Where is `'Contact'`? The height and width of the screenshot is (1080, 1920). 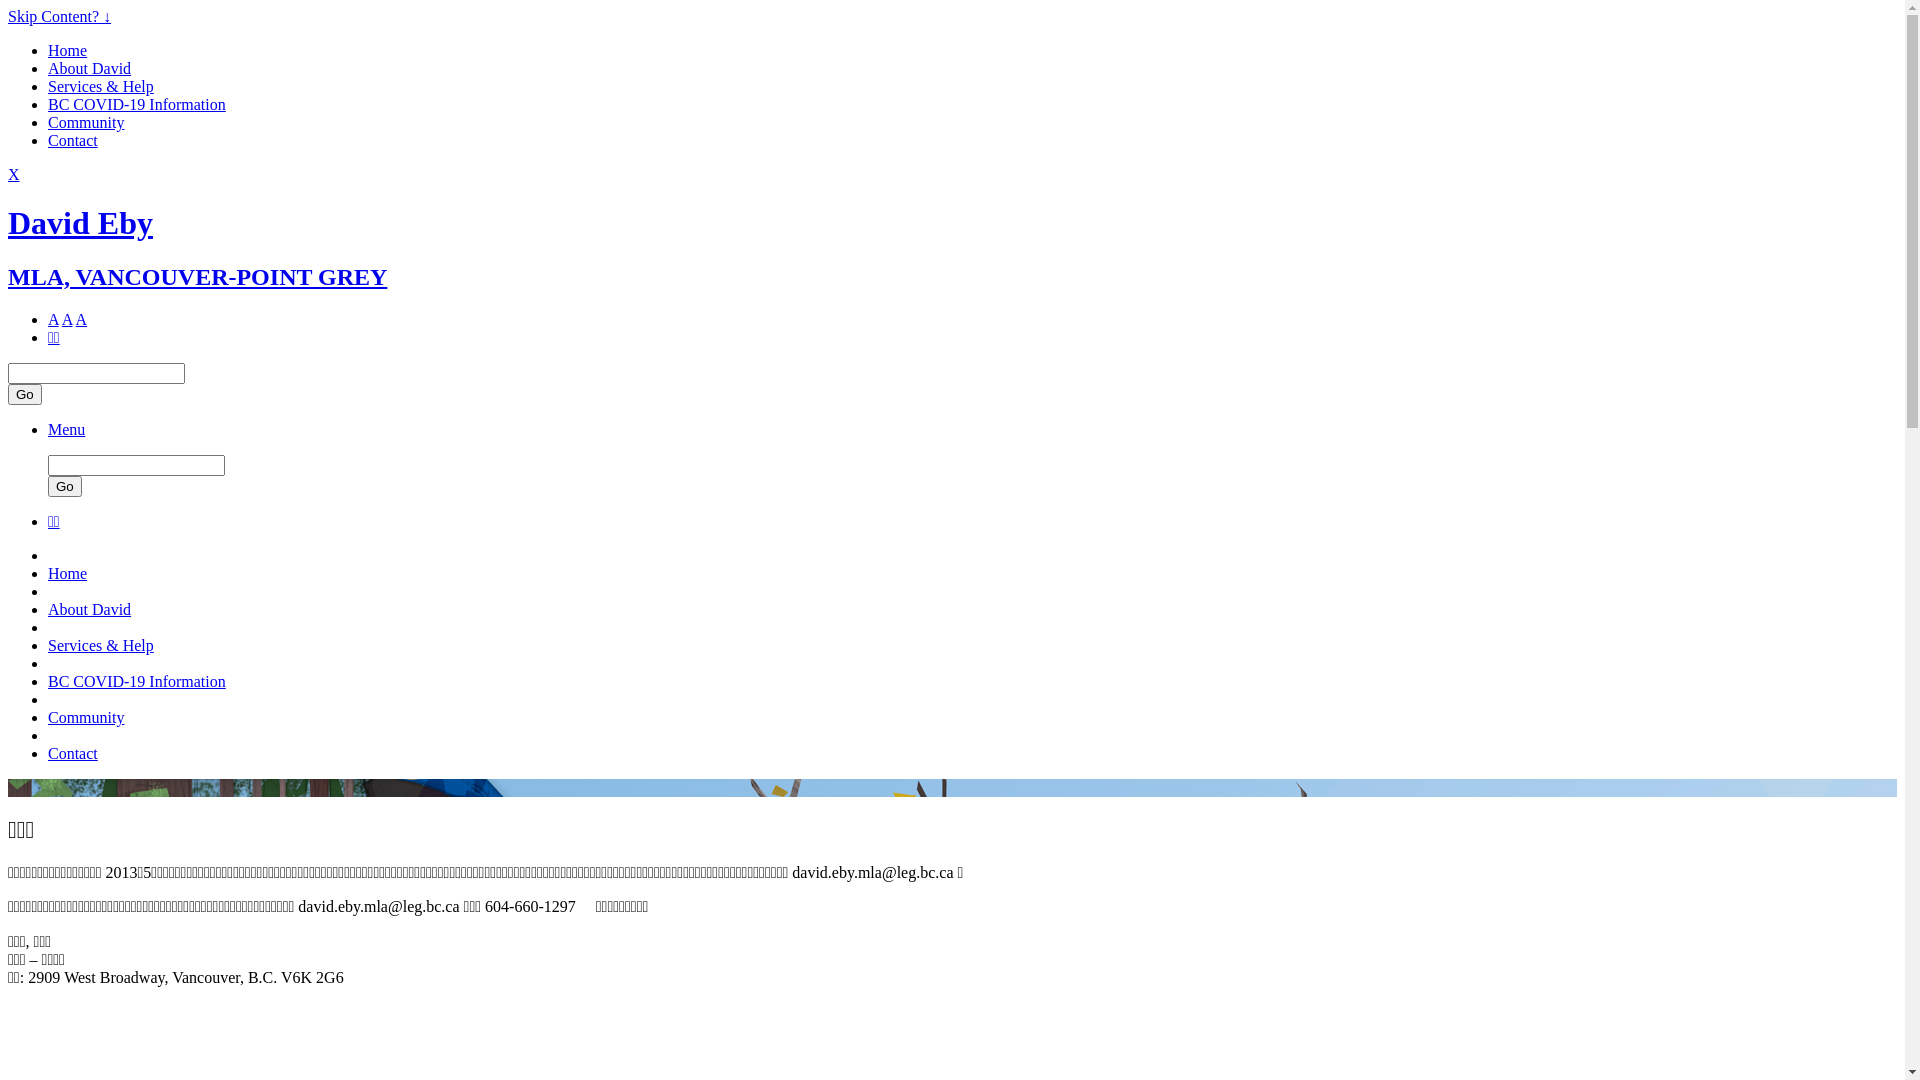 'Contact' is located at coordinates (72, 753).